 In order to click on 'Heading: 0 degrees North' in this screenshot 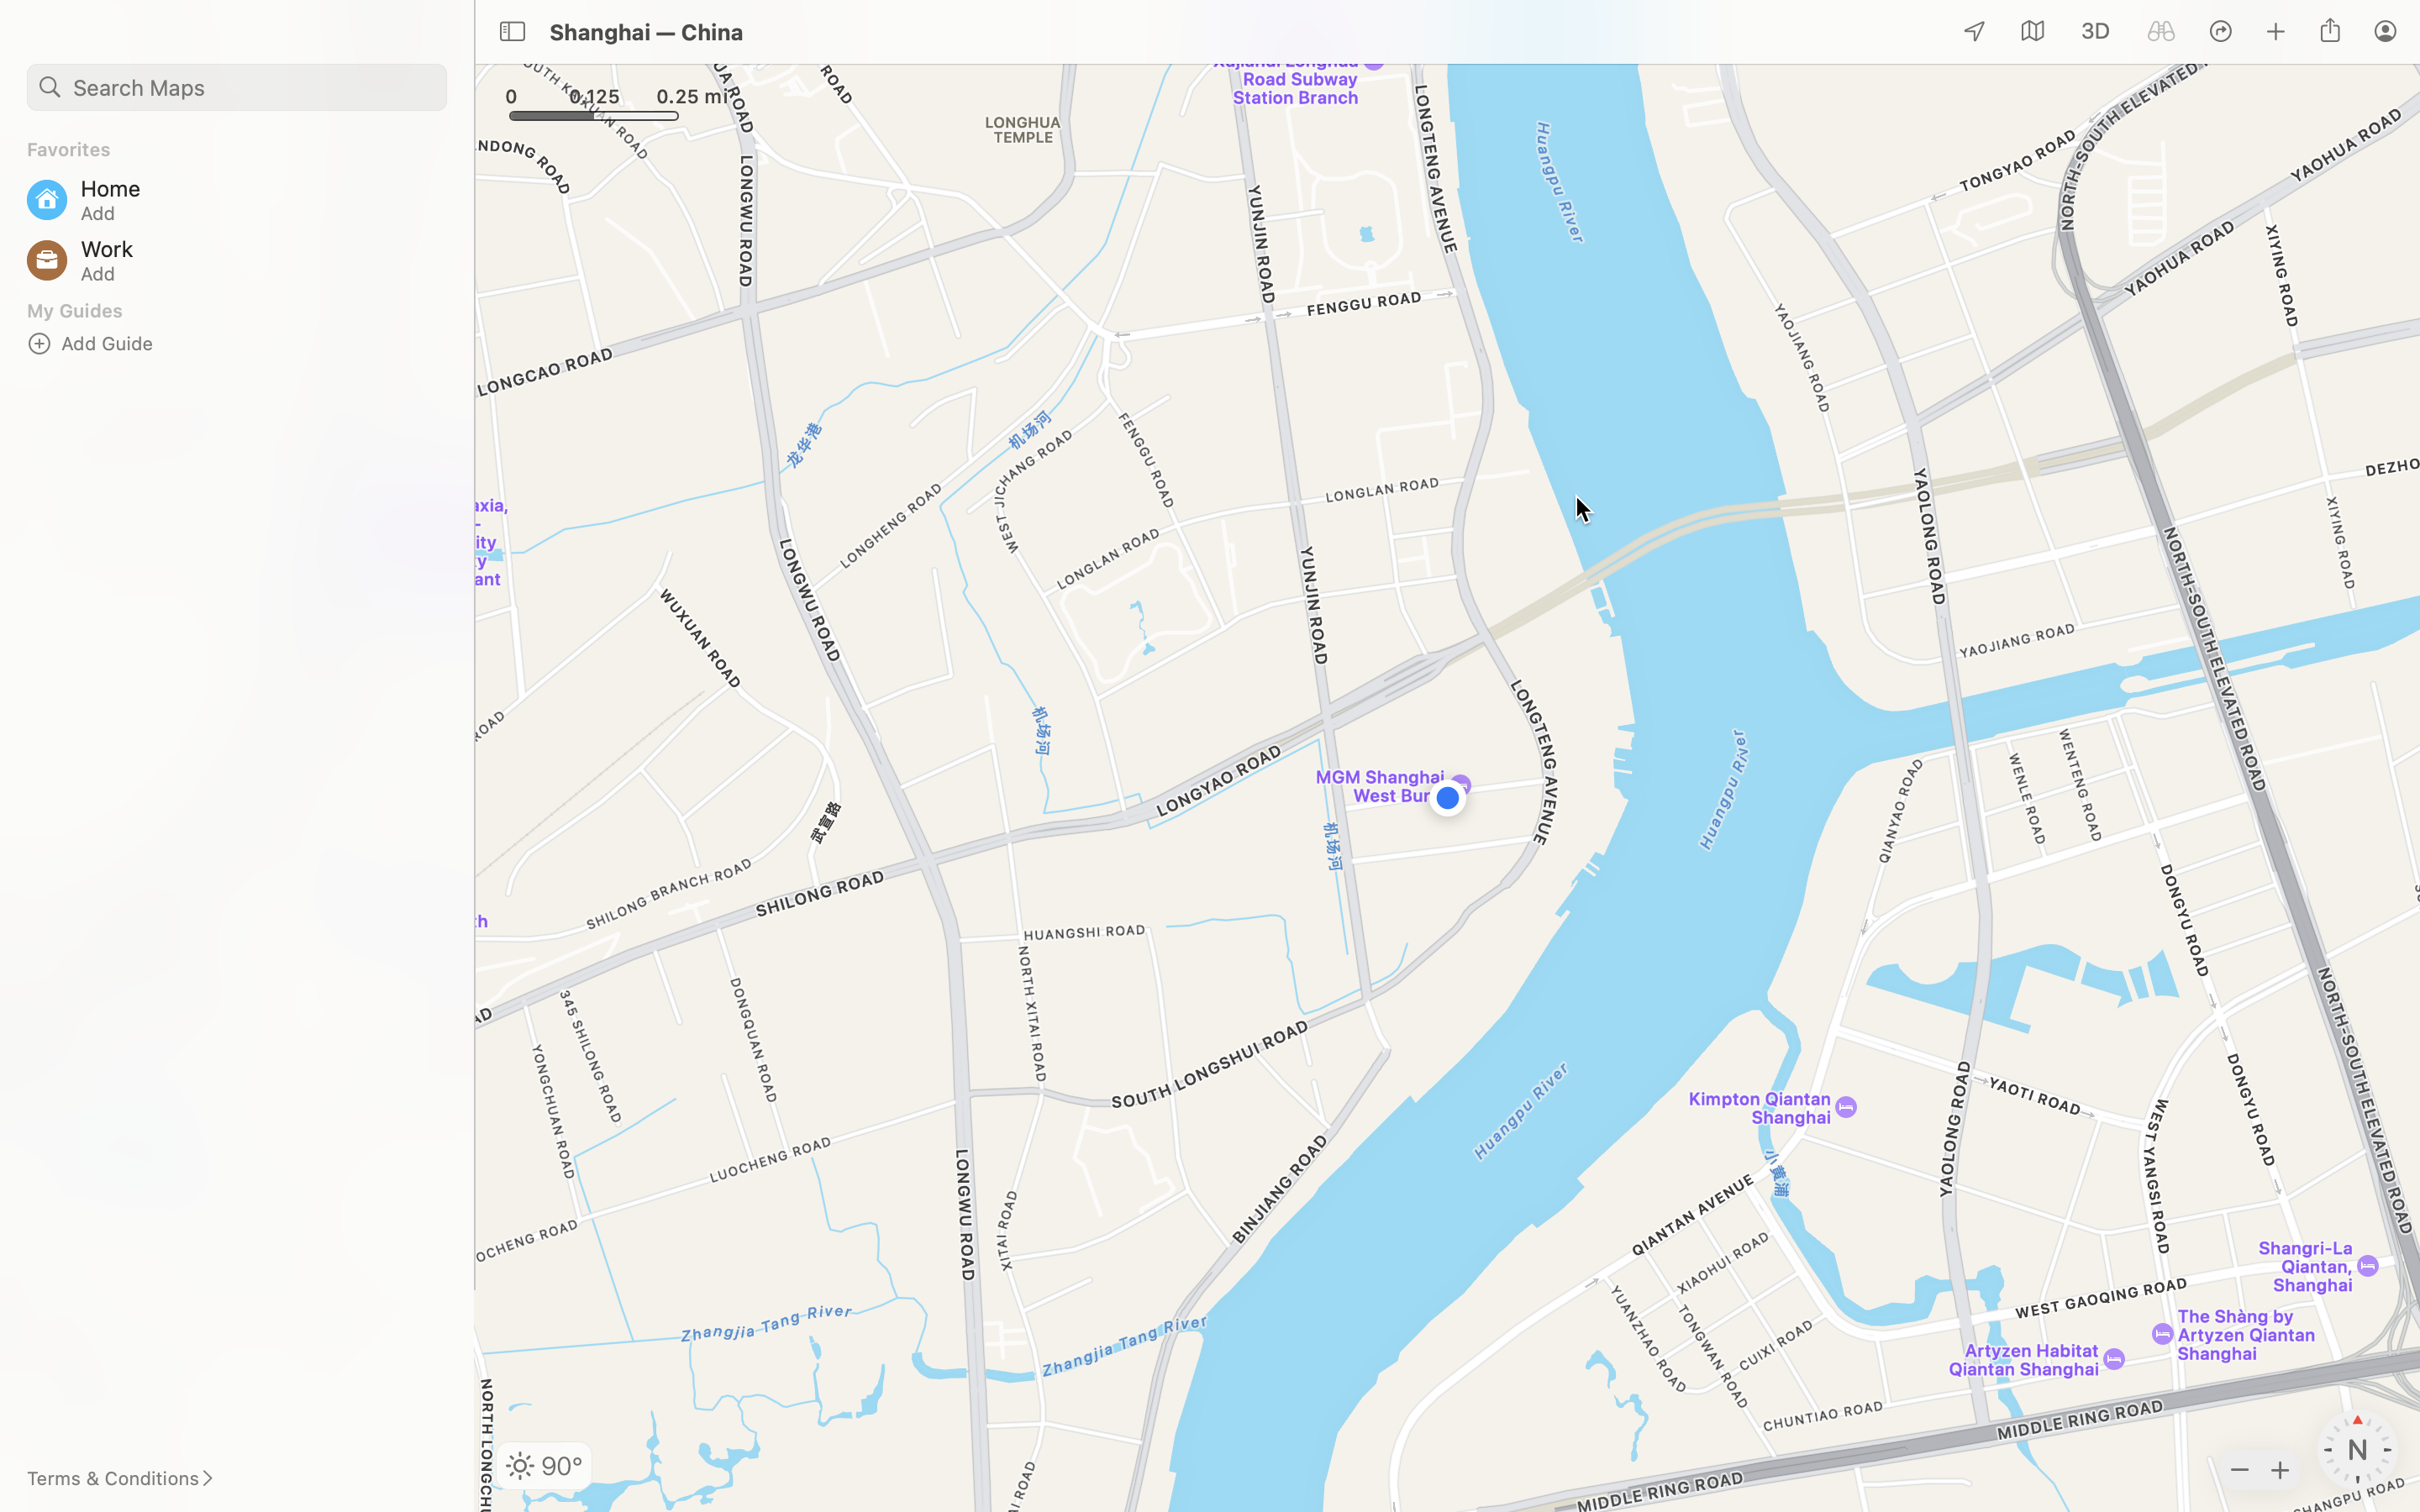, I will do `click(2356, 1449)`.